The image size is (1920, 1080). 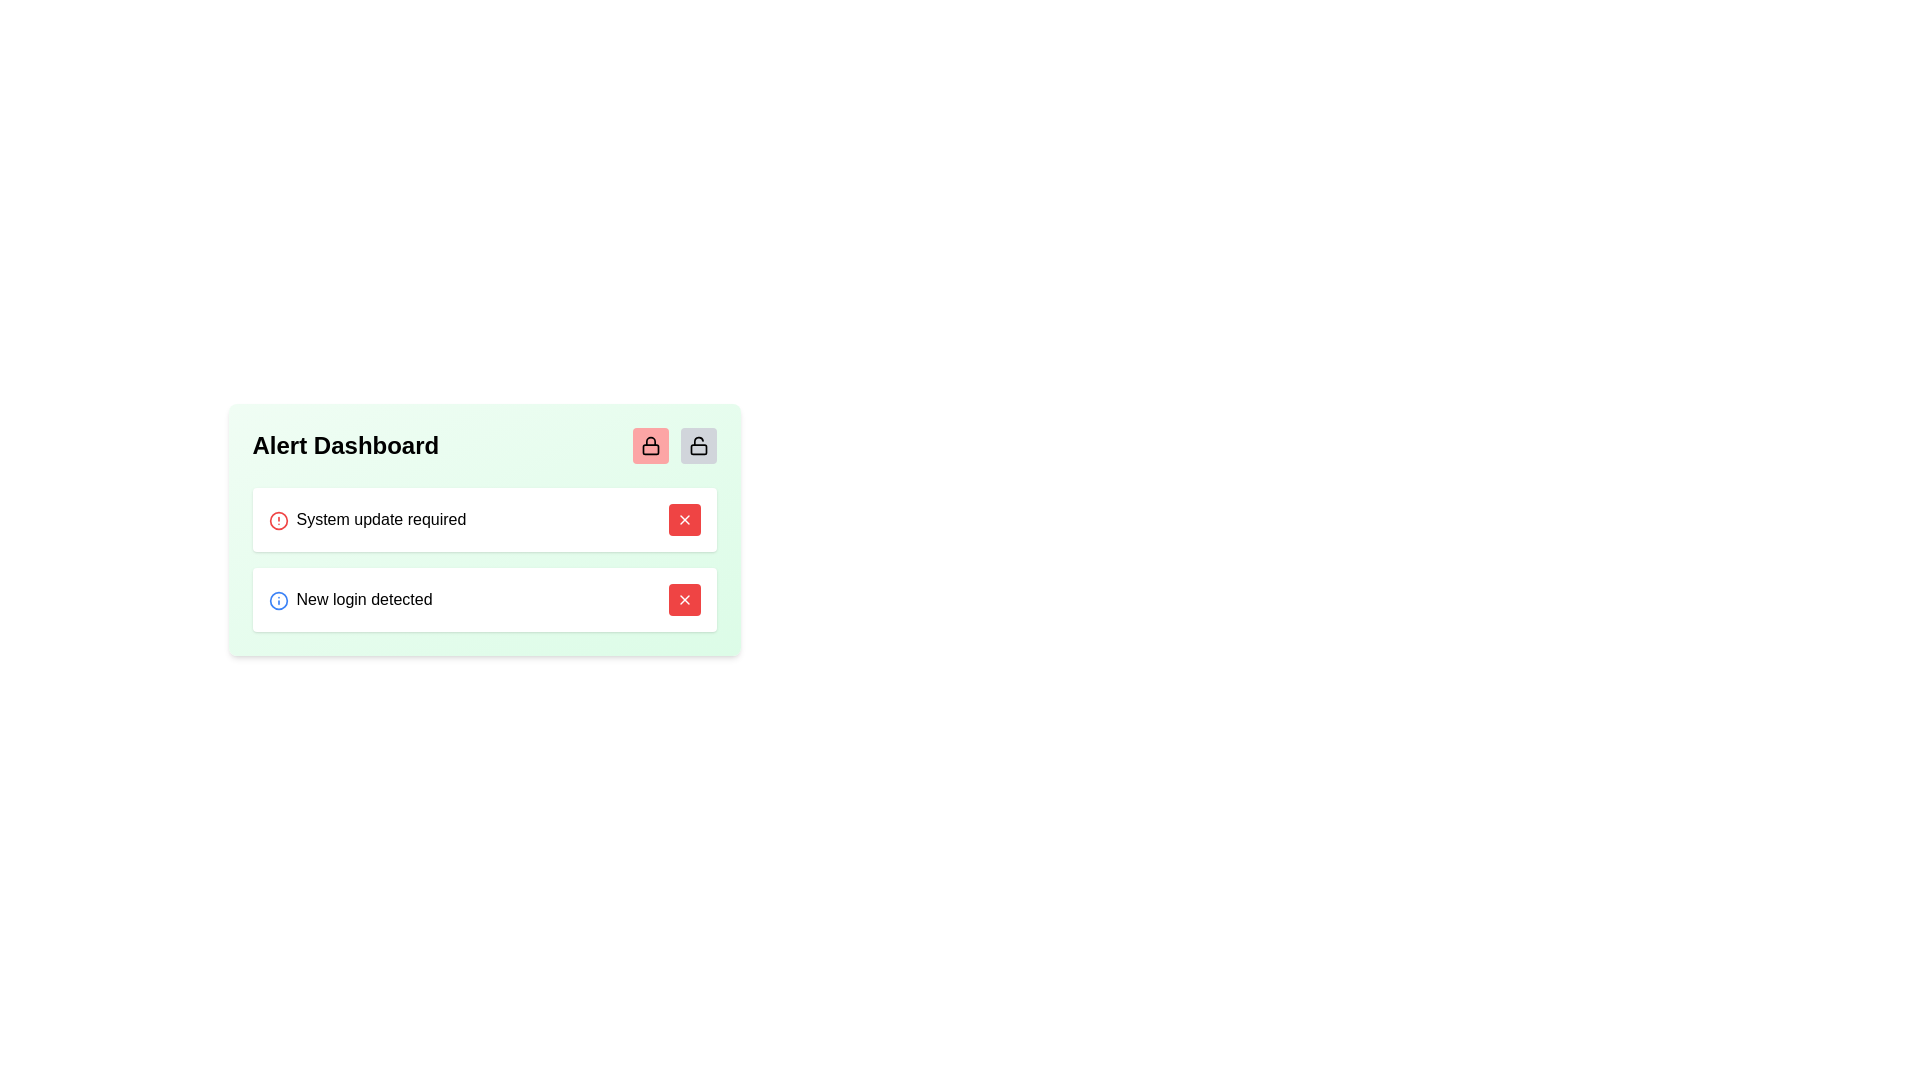 What do you see at coordinates (277, 599) in the screenshot?
I see `the circular graphical icon that indicates an alert or notification status, located inside a blue icon holder adjacent to the 'System update required' list item` at bounding box center [277, 599].